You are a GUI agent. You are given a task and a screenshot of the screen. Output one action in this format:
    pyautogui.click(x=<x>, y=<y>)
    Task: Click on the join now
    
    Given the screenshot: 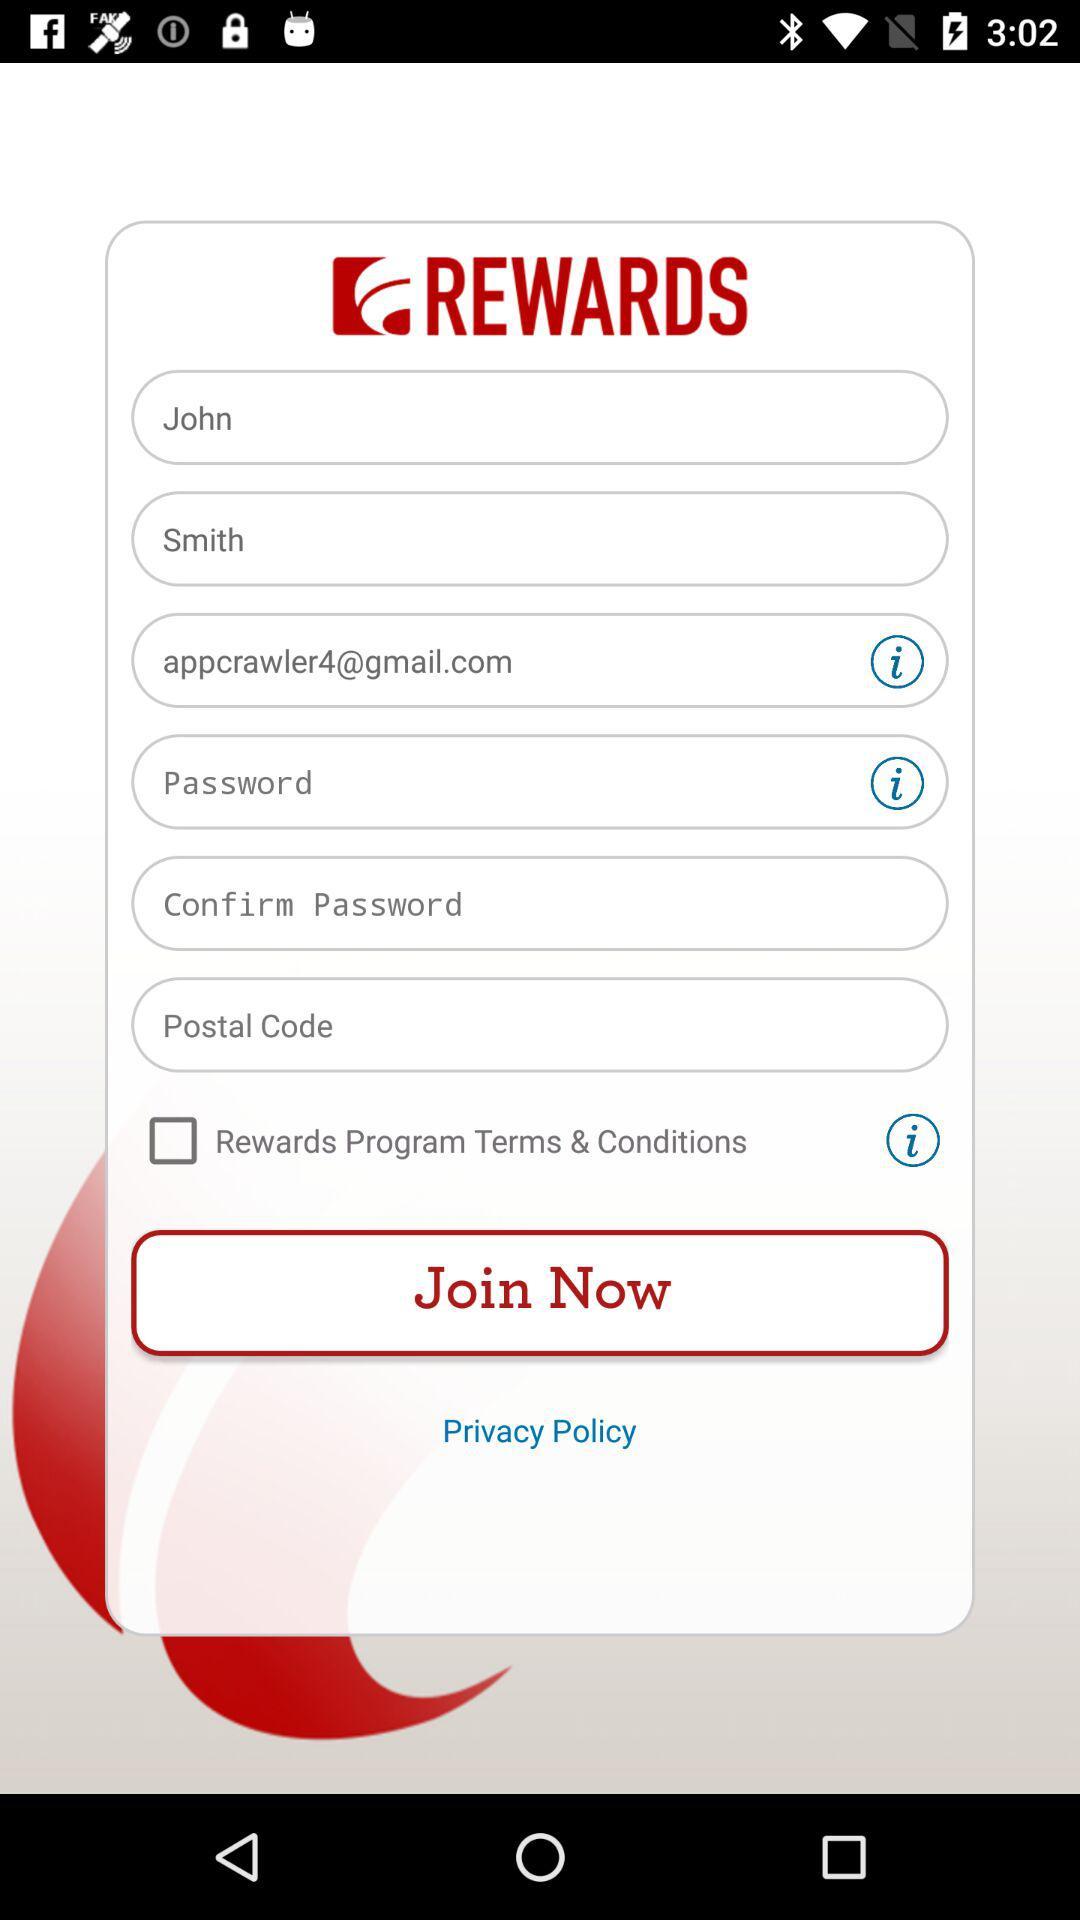 What is the action you would take?
    pyautogui.click(x=540, y=1292)
    